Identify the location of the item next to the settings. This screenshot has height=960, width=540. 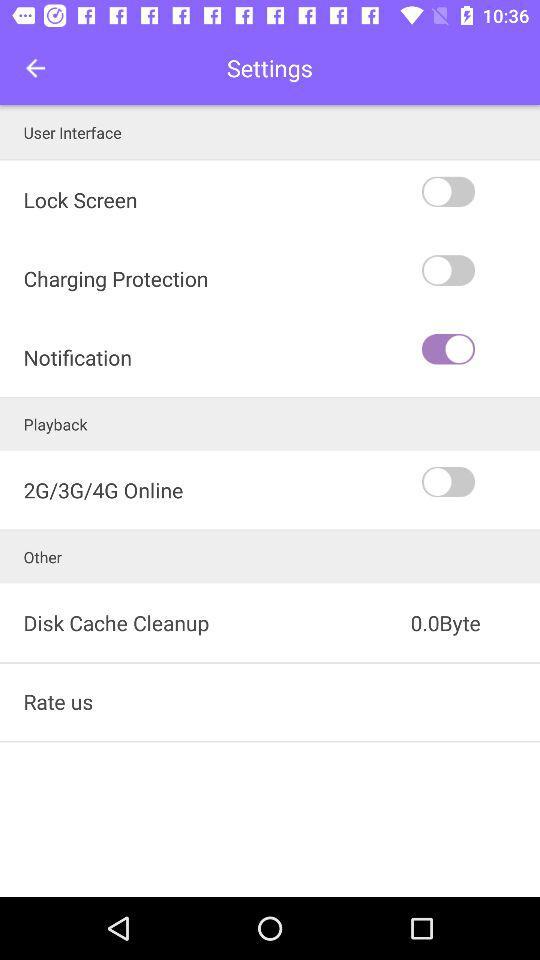
(35, 68).